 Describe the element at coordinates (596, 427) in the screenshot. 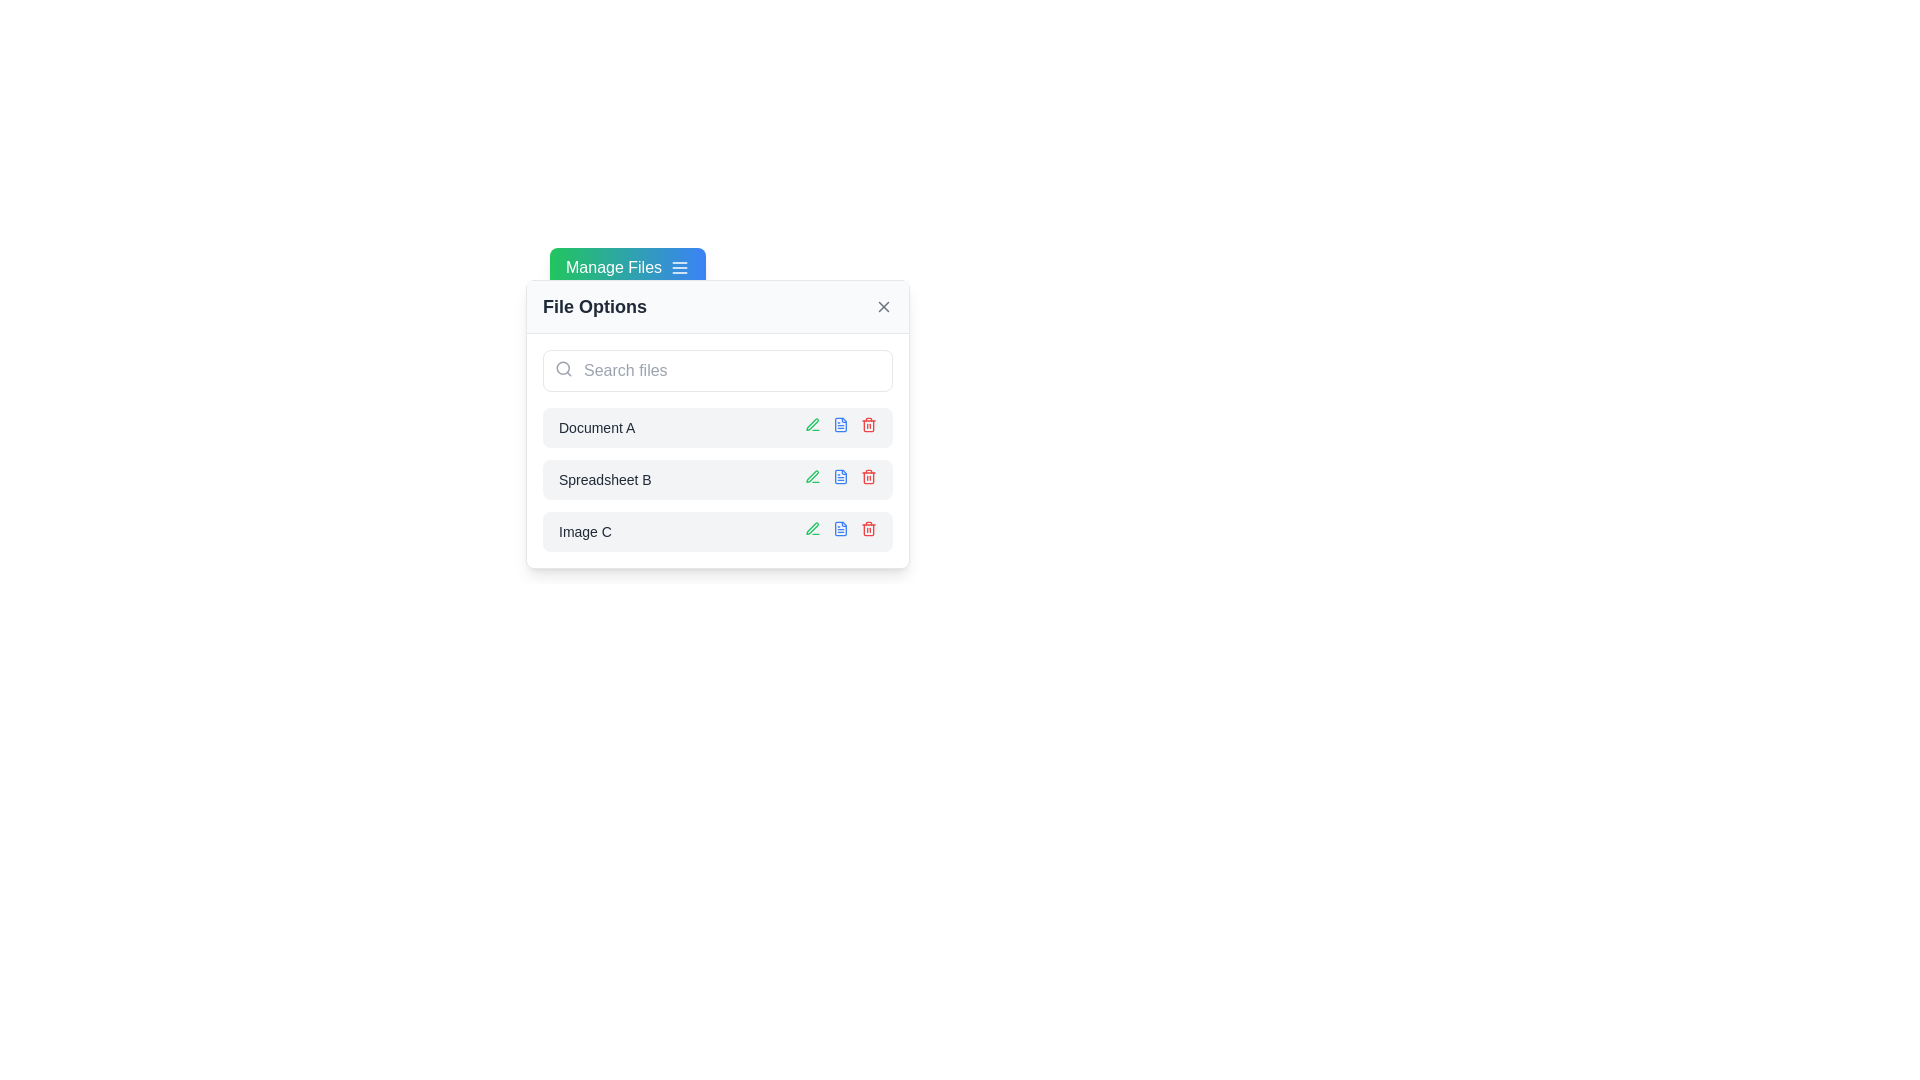

I see `the text label 'Document A', which is styled in a small font size with medium weight and grayish-black color, located at the top of the 'File Options' panel` at that location.